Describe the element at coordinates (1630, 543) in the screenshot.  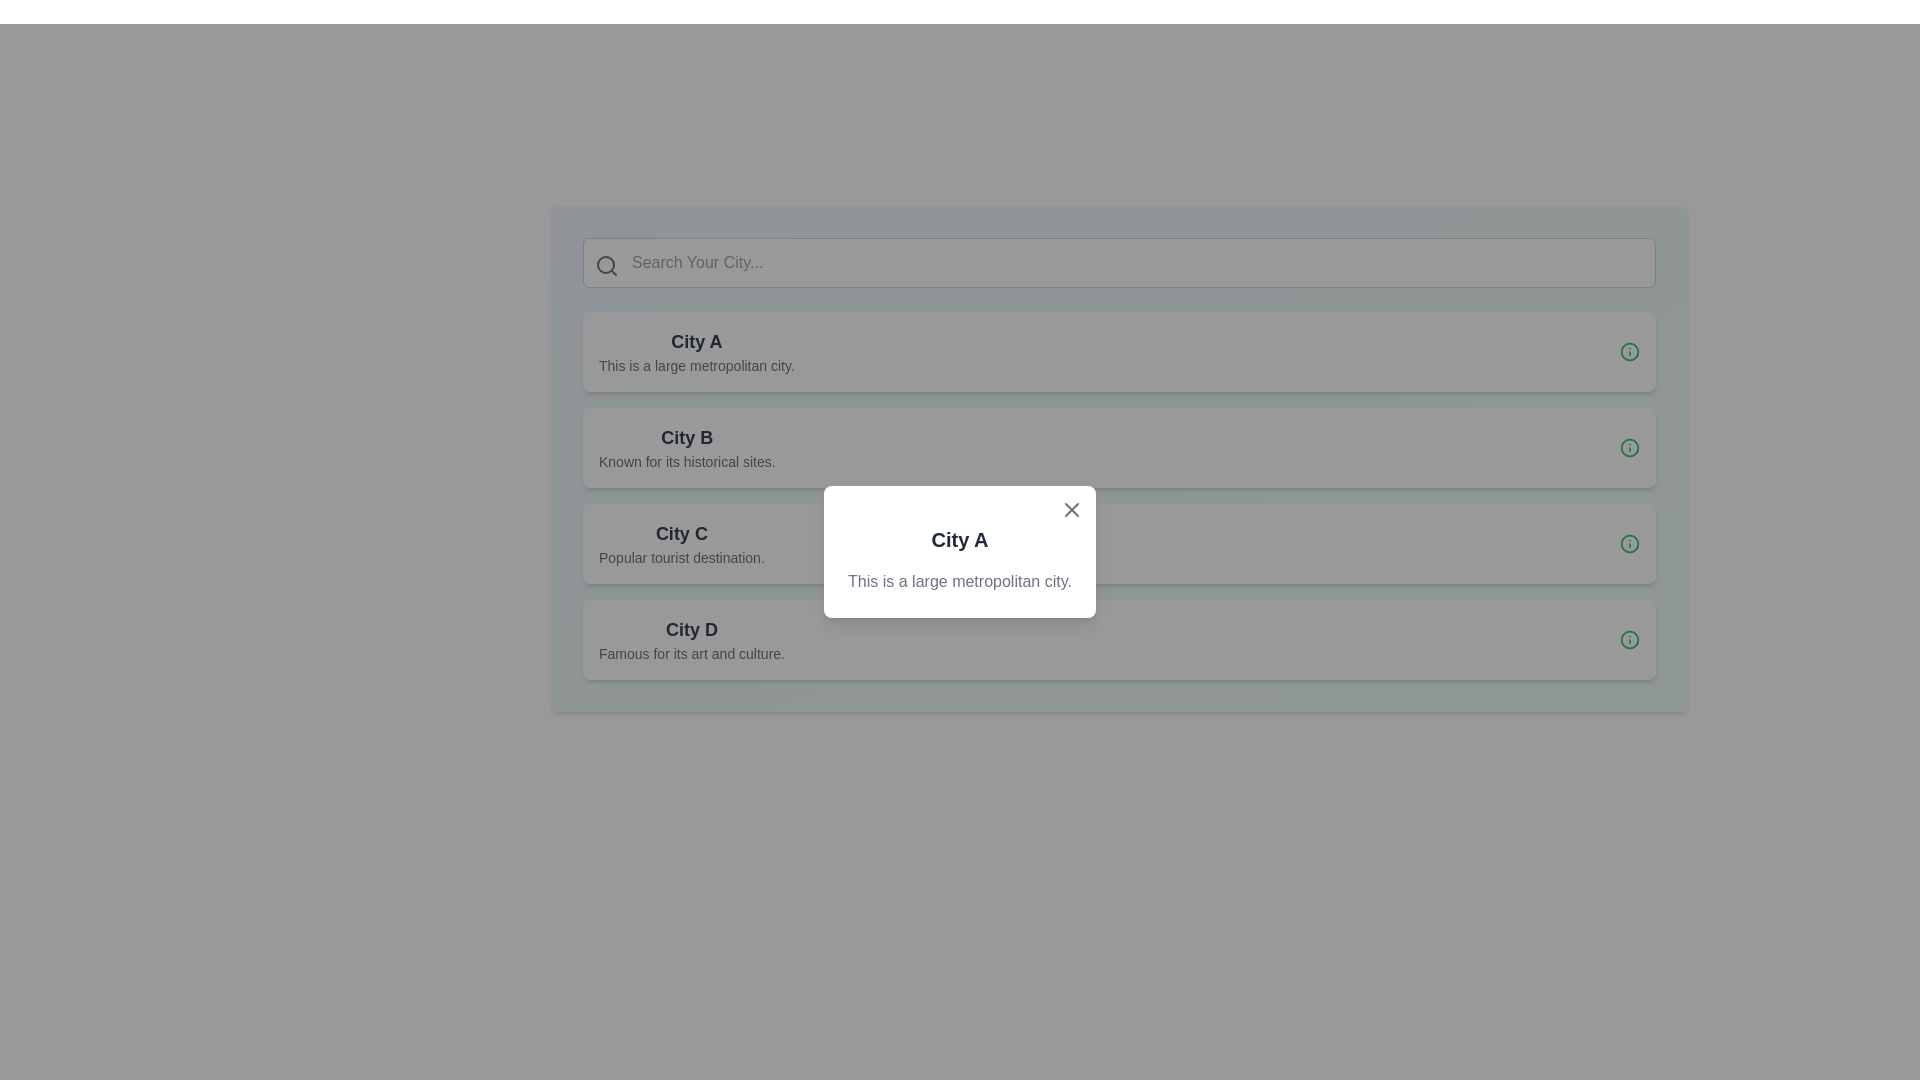
I see `the Circular visual marker, which is a filled circular shape with a green border and a central red fill, located to the right of the fourth row labeled 'City D'` at that location.